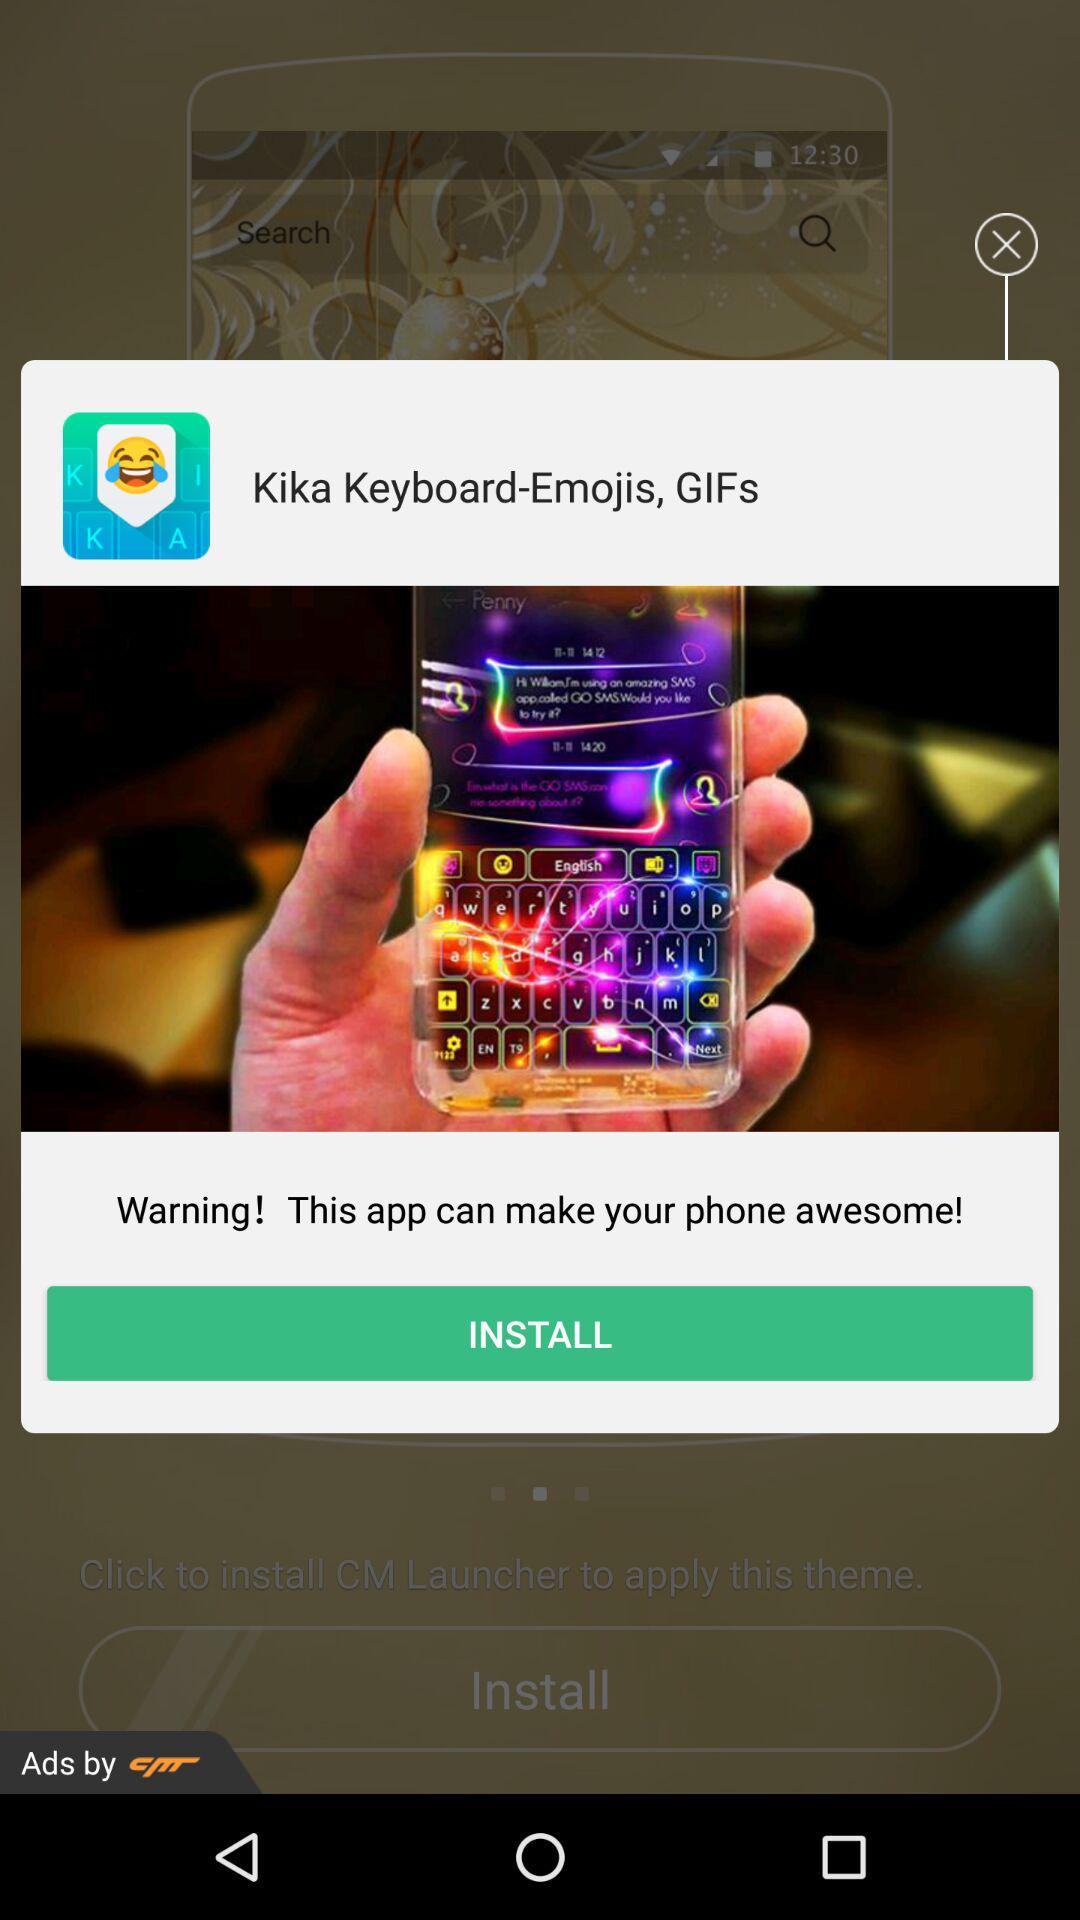  What do you see at coordinates (1006, 260) in the screenshot?
I see `the close icon` at bounding box center [1006, 260].